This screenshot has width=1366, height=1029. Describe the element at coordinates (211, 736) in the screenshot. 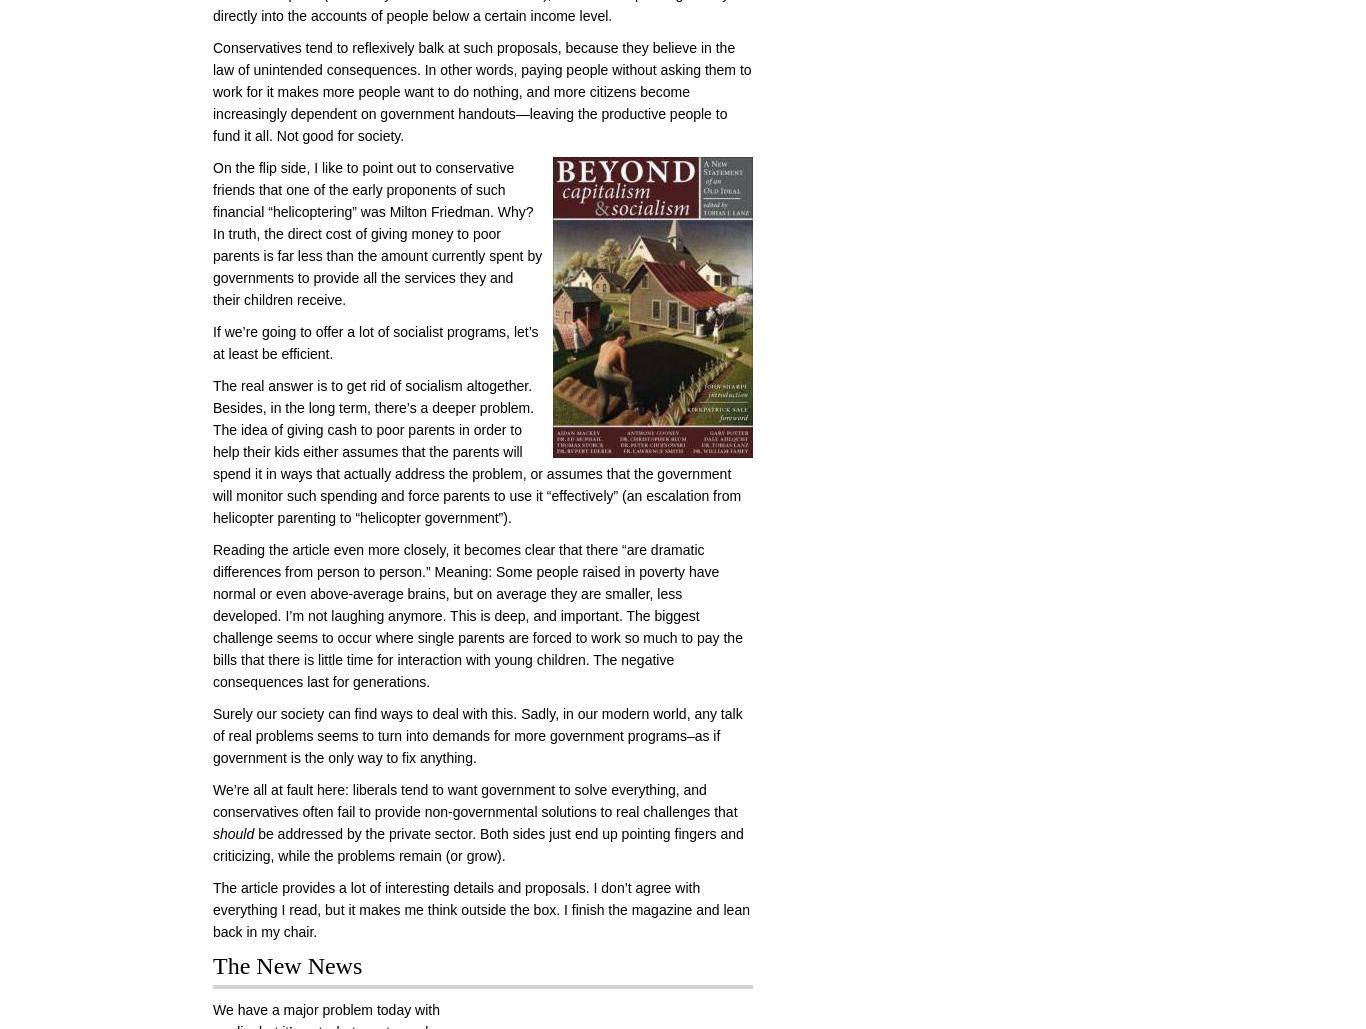

I see `'Surely our society can find ways to deal with this. Sadly, in our modern world, any talk of real problems seems to turn into demands for more government programs–as if government is the only way to fix anything.'` at that location.